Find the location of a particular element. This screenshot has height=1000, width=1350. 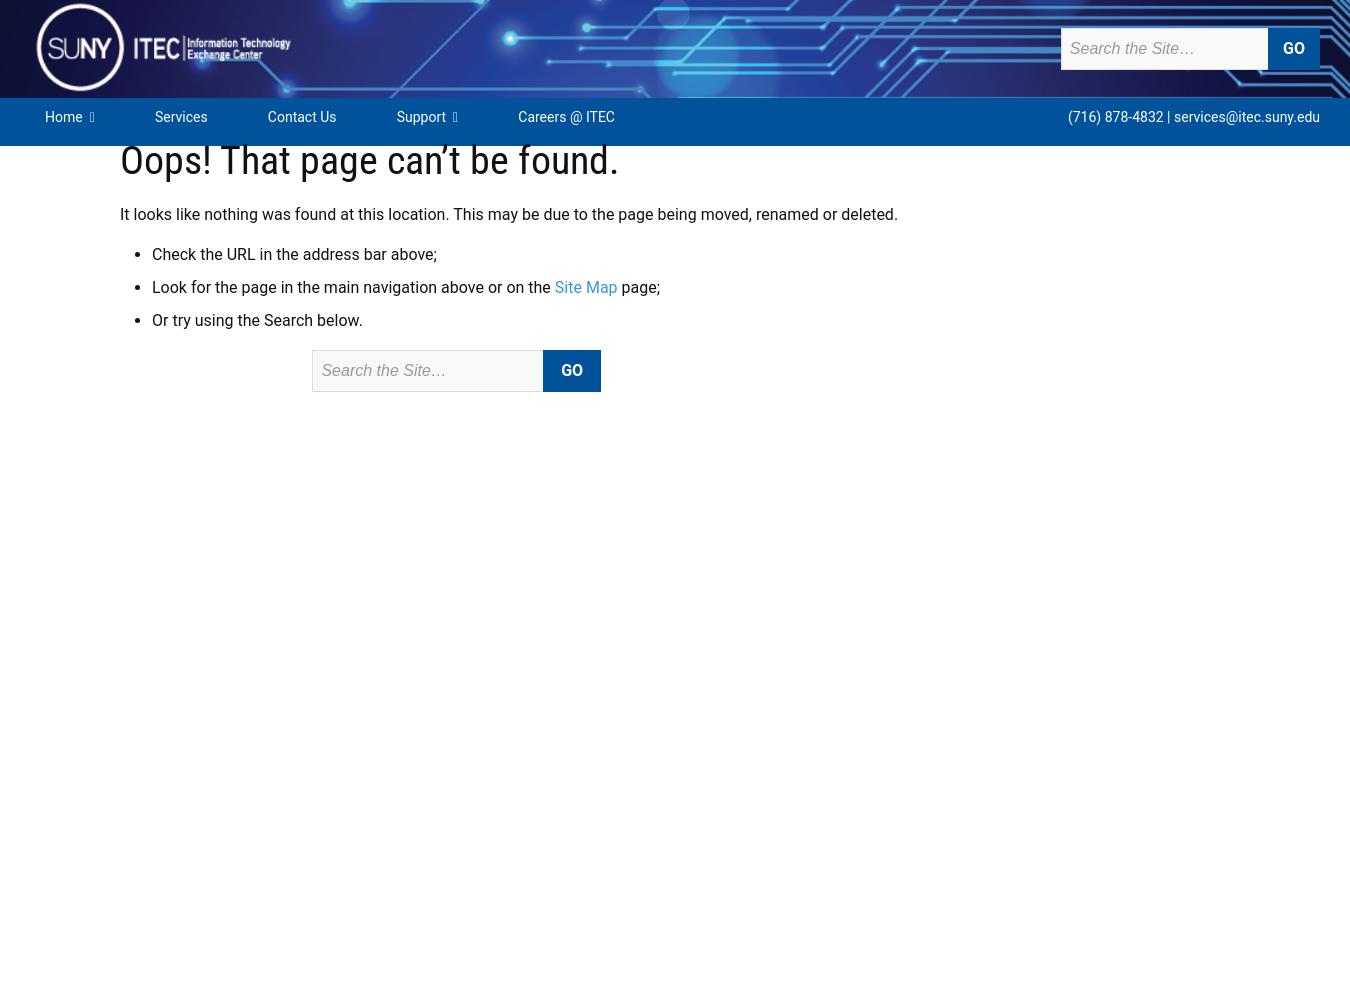

'Check the URL in the address bar above;' is located at coordinates (293, 254).